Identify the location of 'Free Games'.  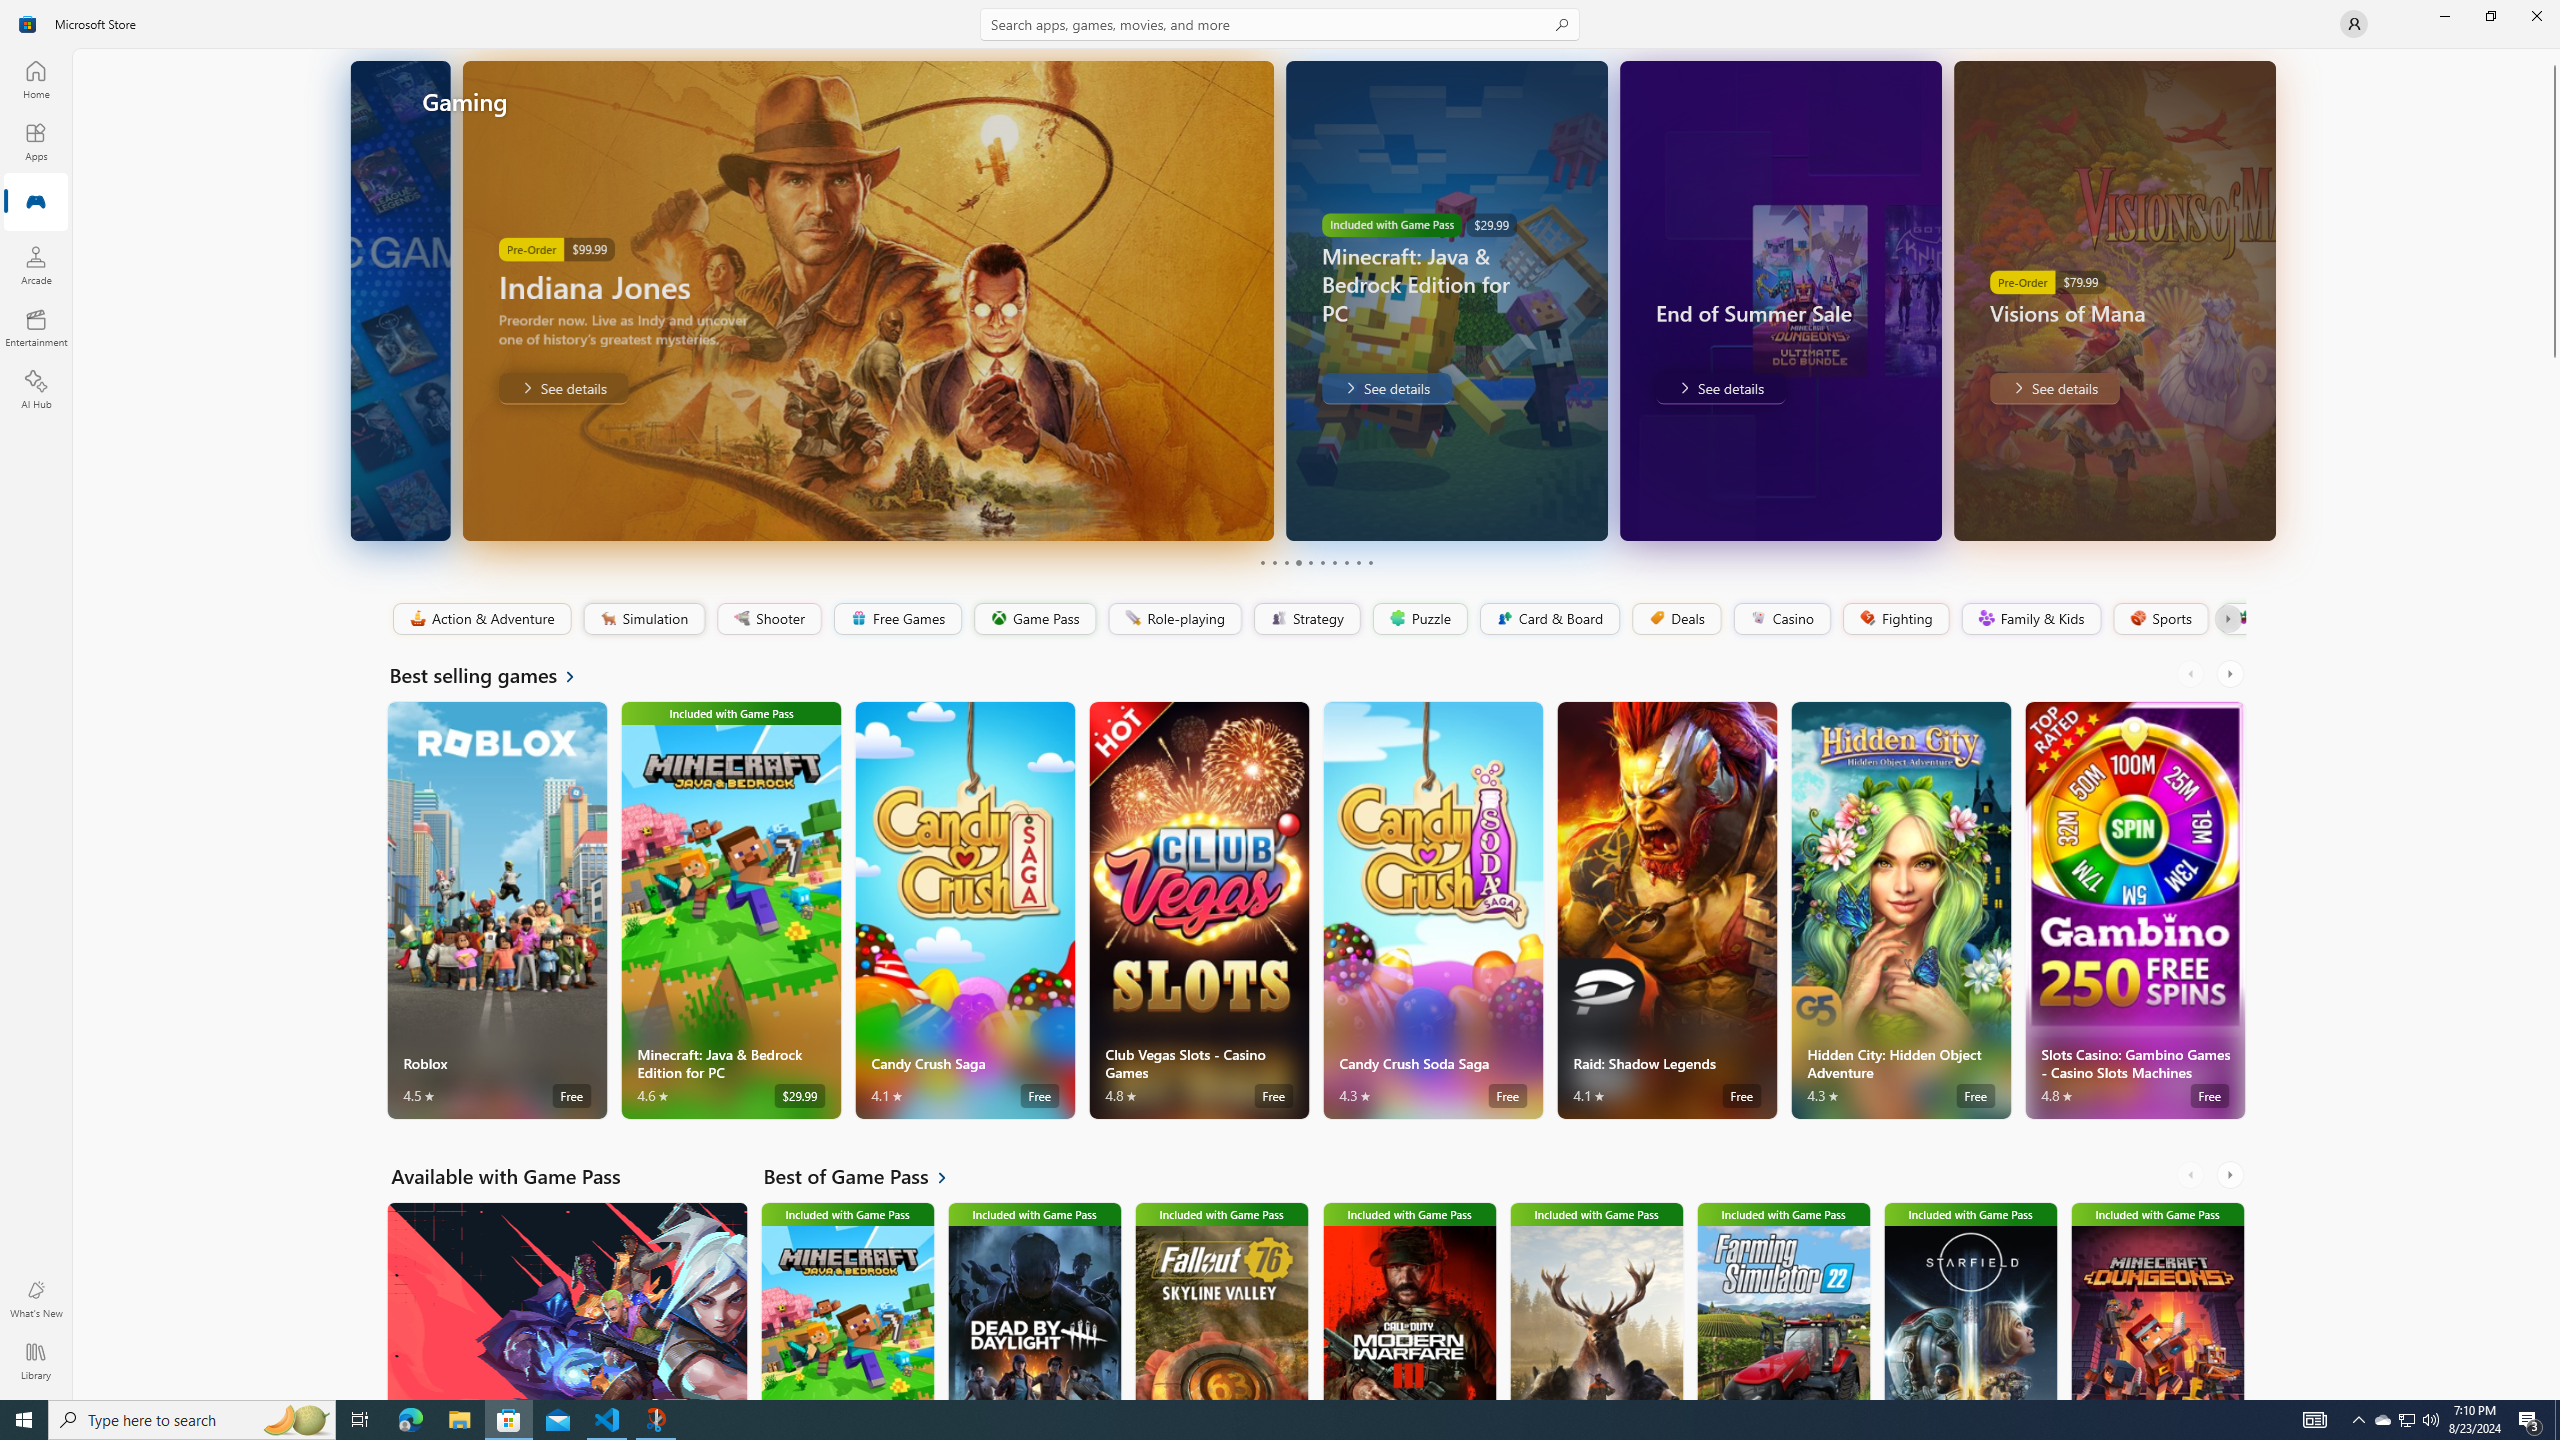
(896, 618).